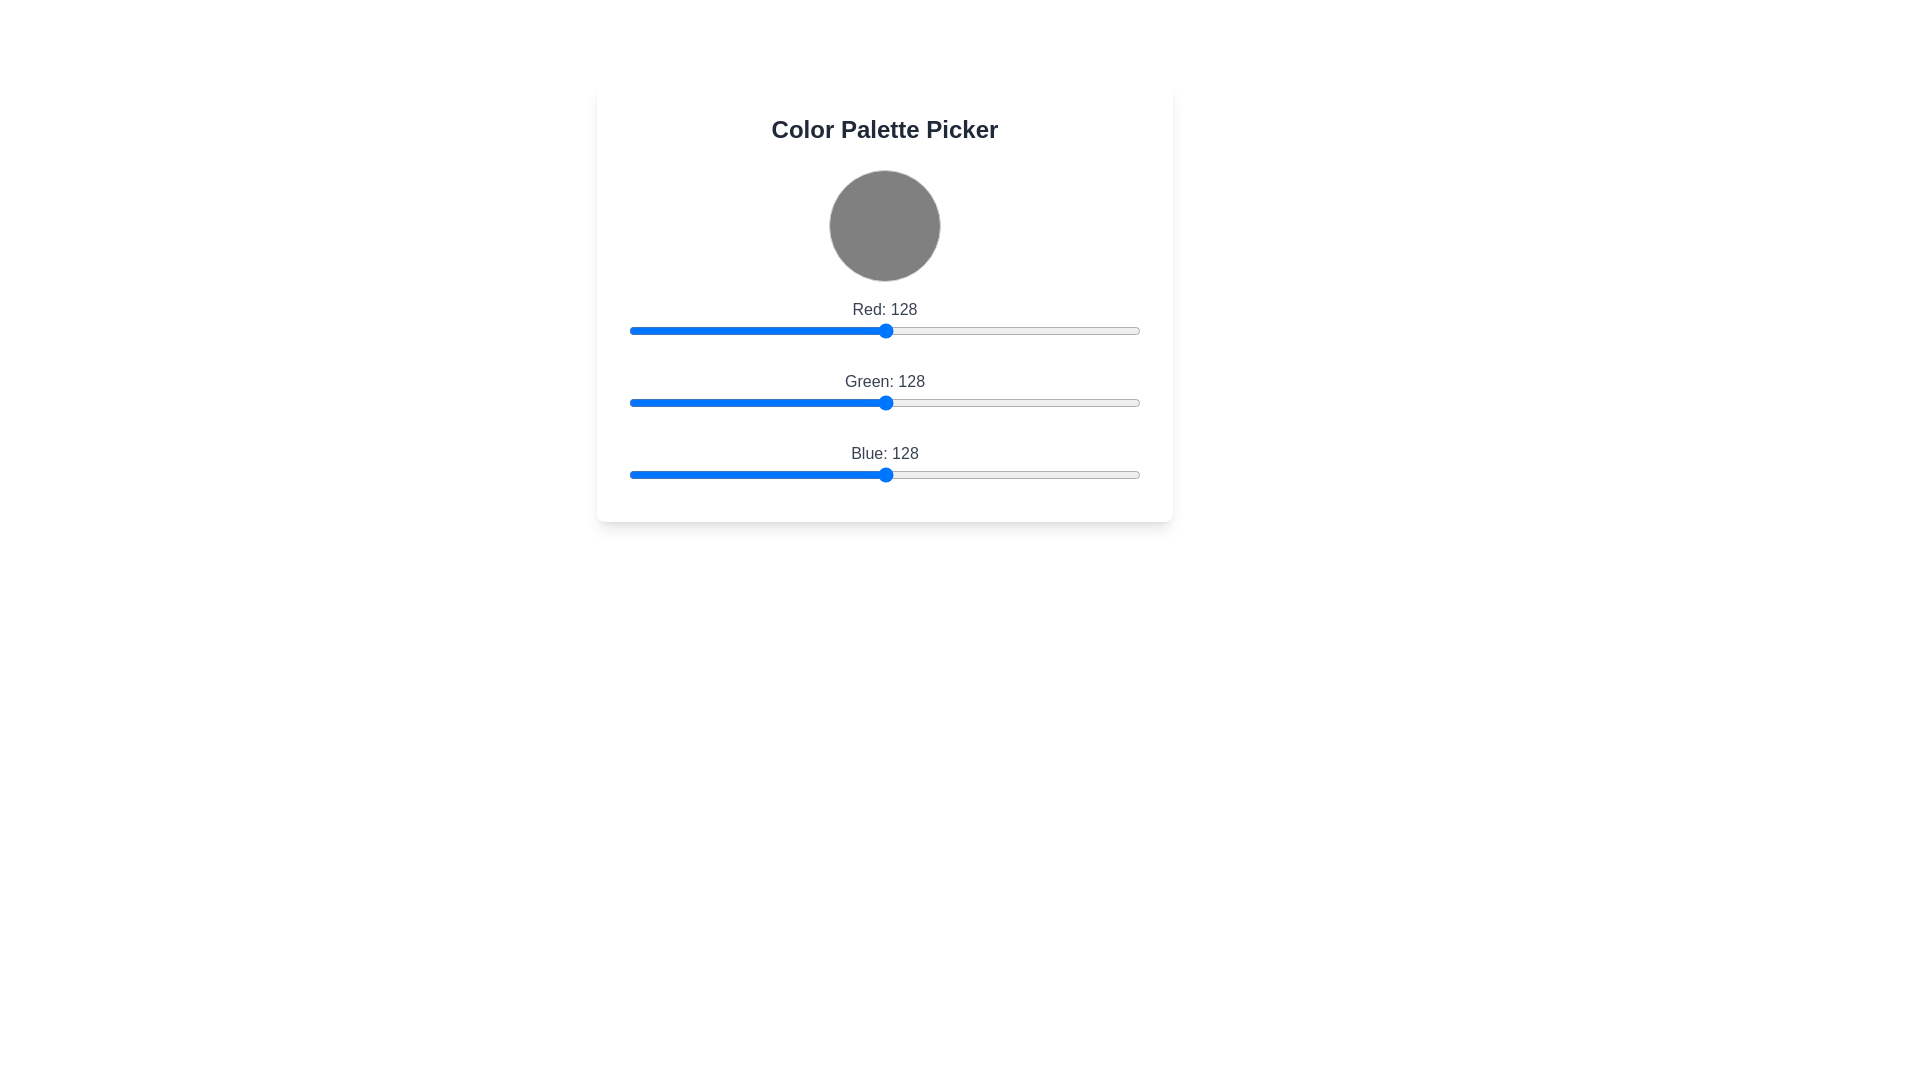  Describe the element at coordinates (778, 474) in the screenshot. I see `the blue value` at that location.